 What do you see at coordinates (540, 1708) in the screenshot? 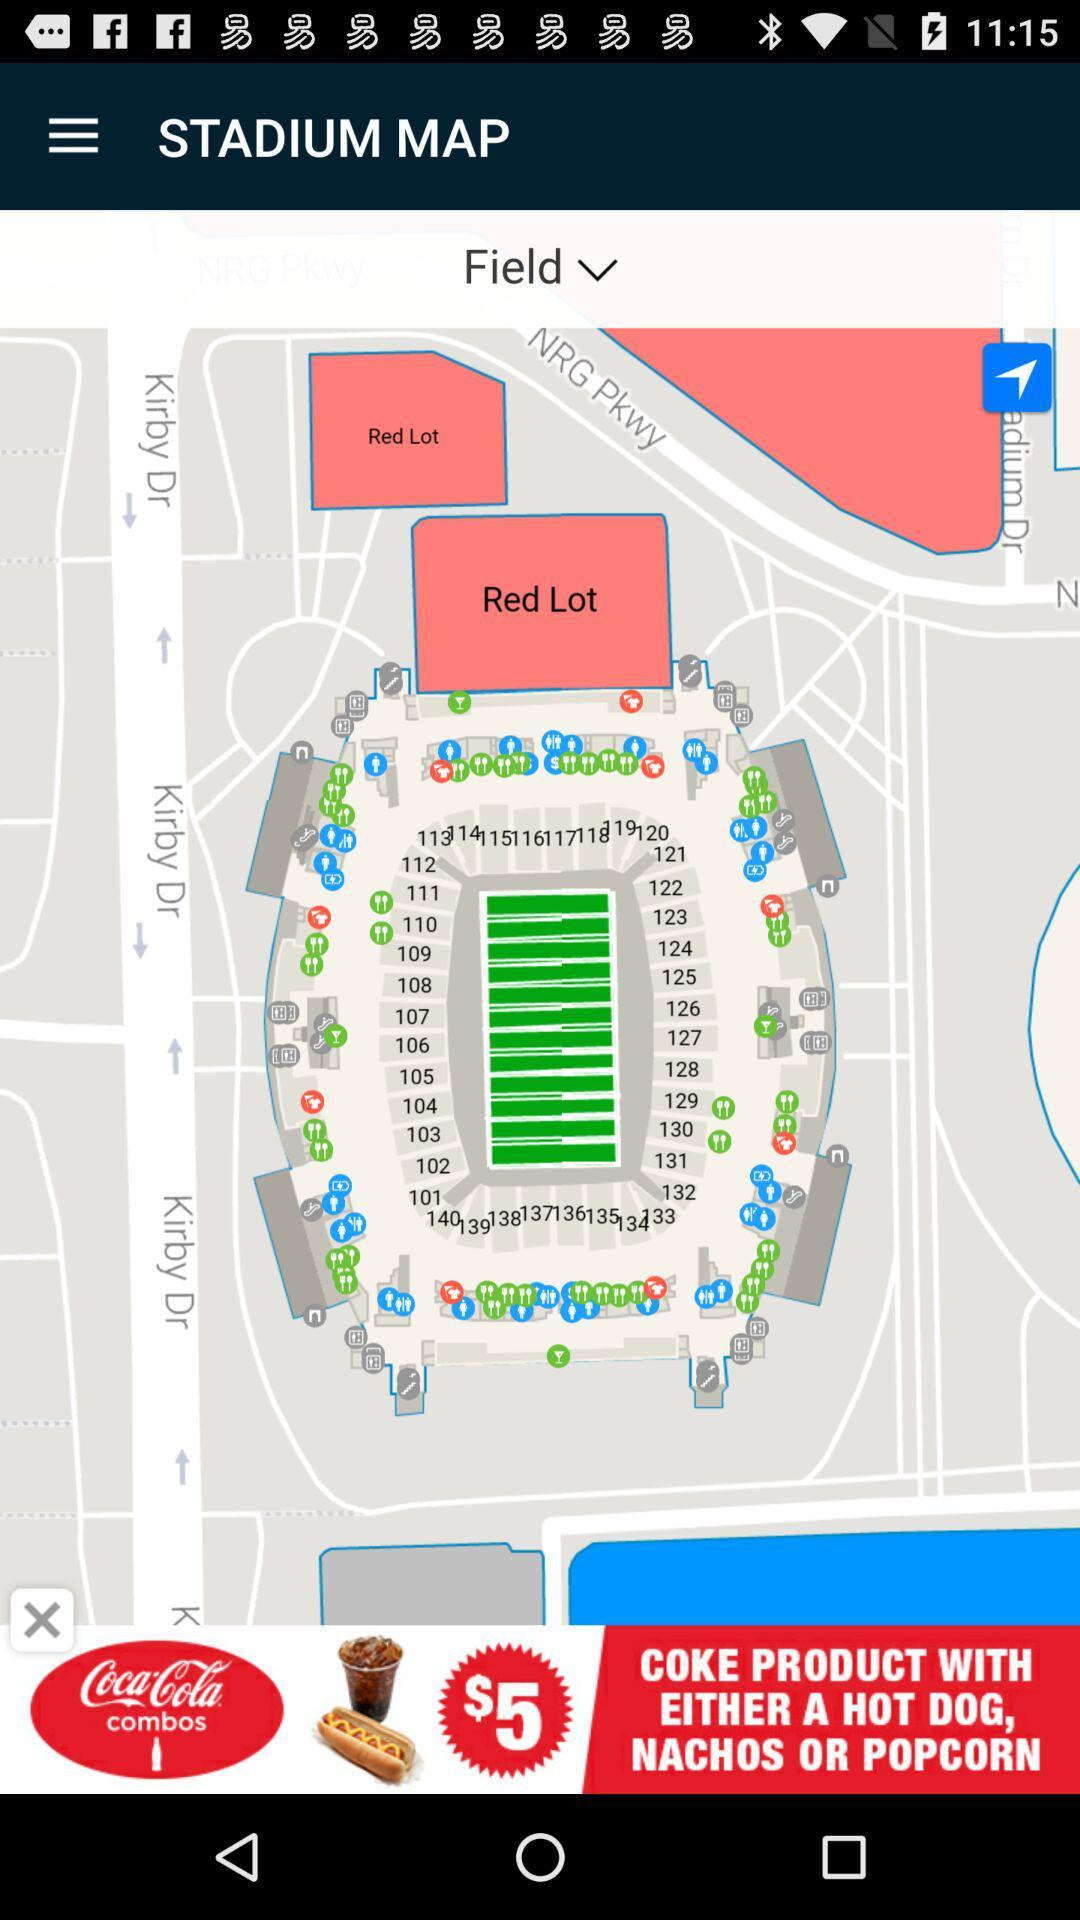
I see `advertisement image` at bounding box center [540, 1708].